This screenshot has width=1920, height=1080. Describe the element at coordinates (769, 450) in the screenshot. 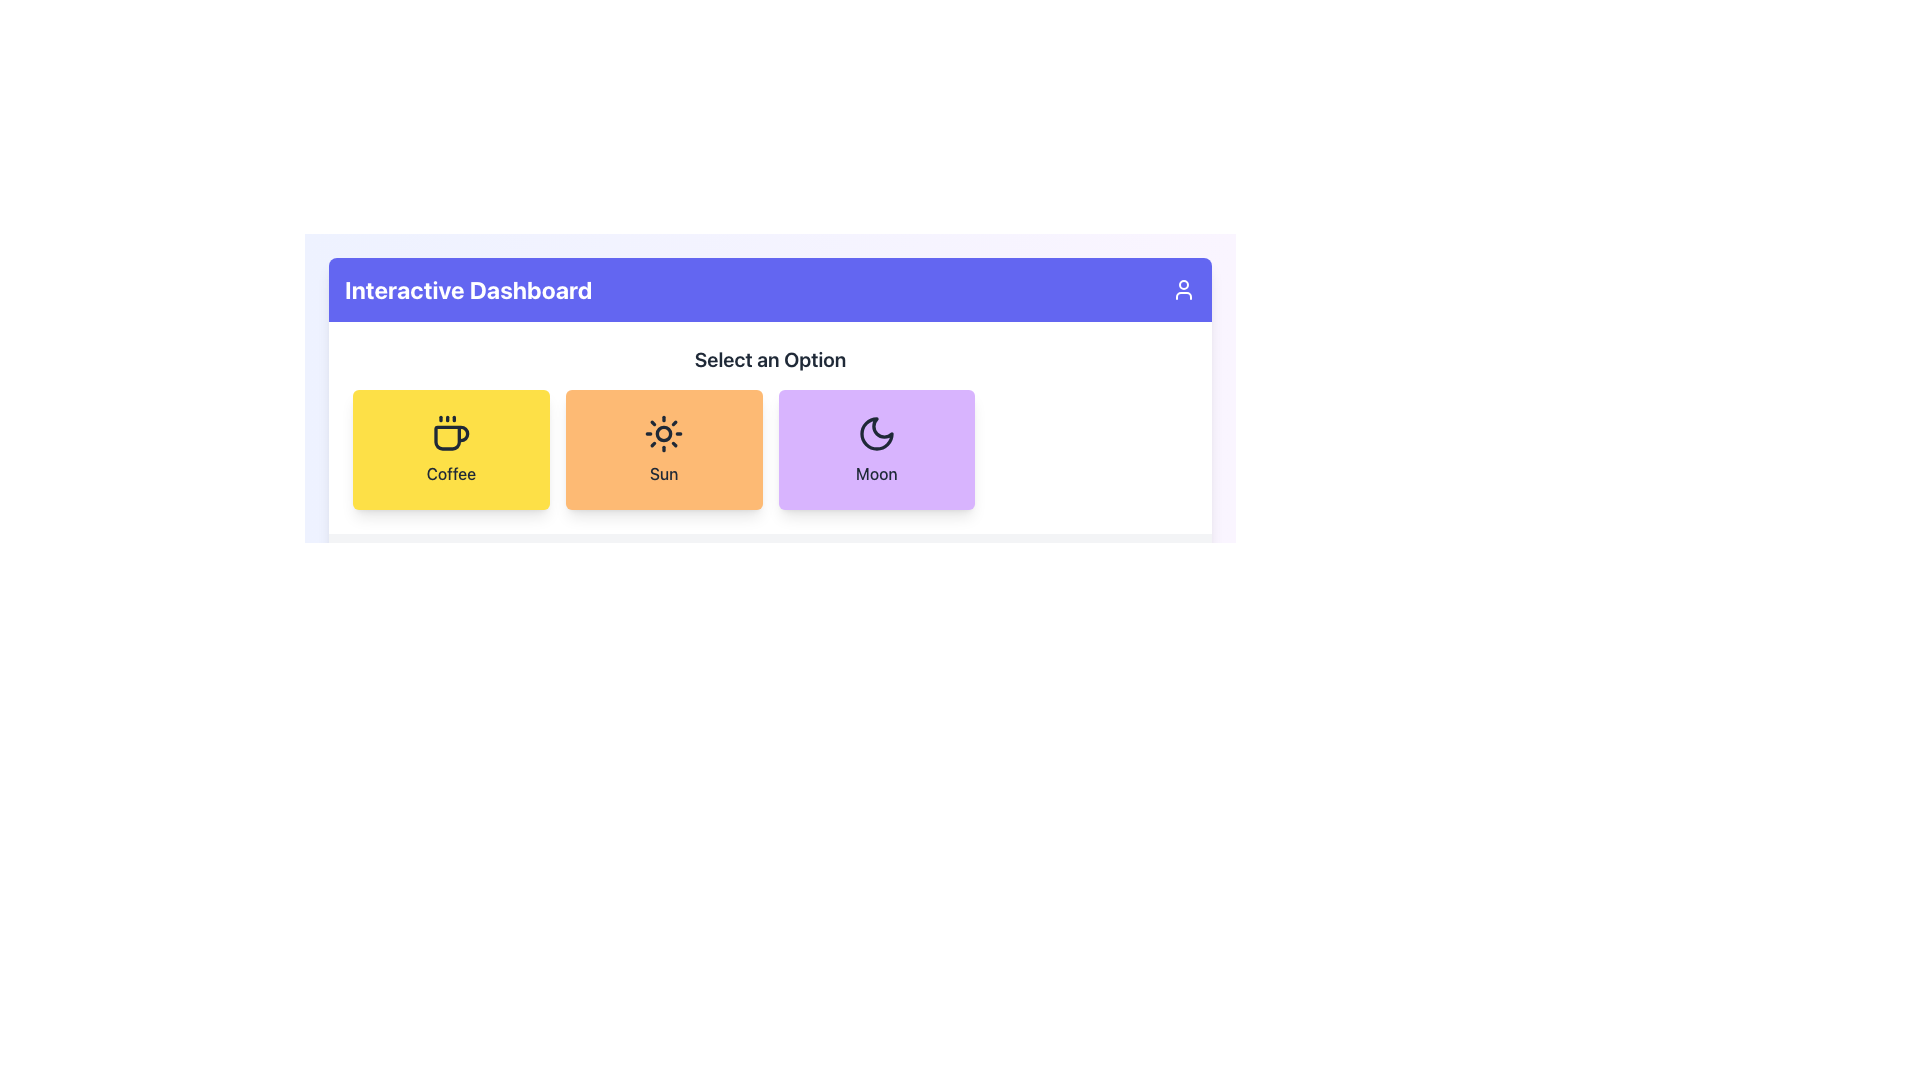

I see `the interactive Grid layout element that presents options for 'Coffee', 'Sun', or 'Moon' located beneath the 'Select an Option' header` at that location.